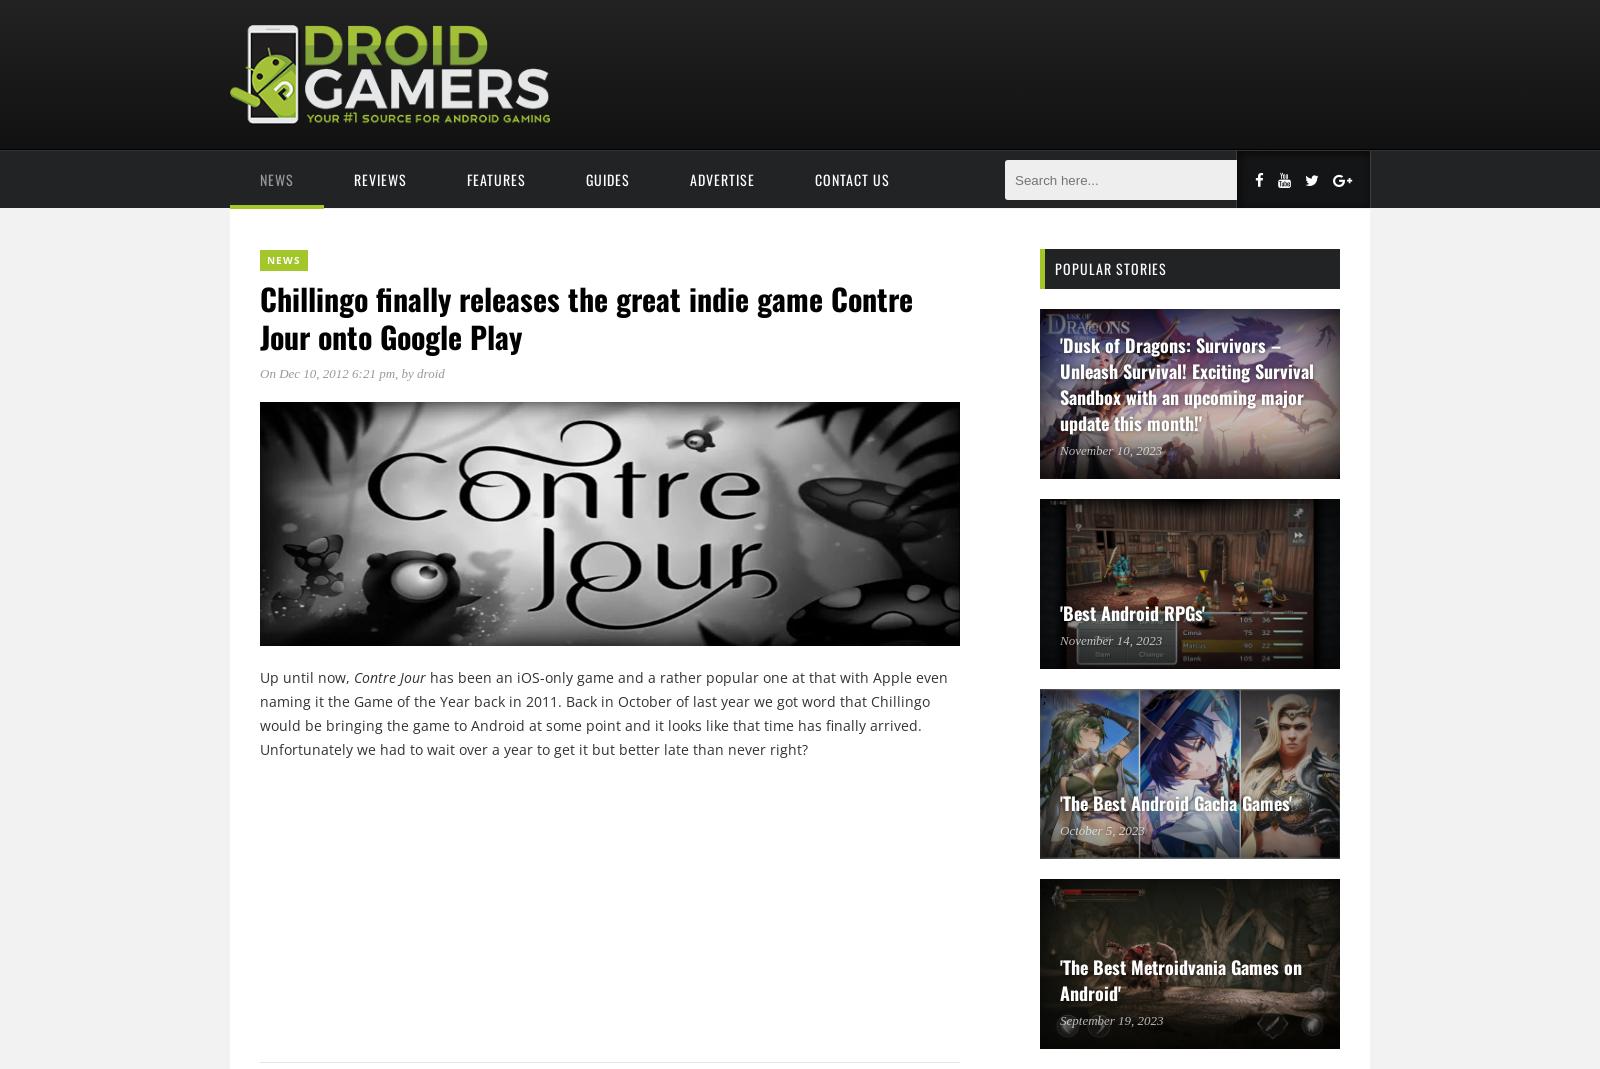  Describe the element at coordinates (1176, 803) in the screenshot. I see `''The Best Android Gacha Games''` at that location.